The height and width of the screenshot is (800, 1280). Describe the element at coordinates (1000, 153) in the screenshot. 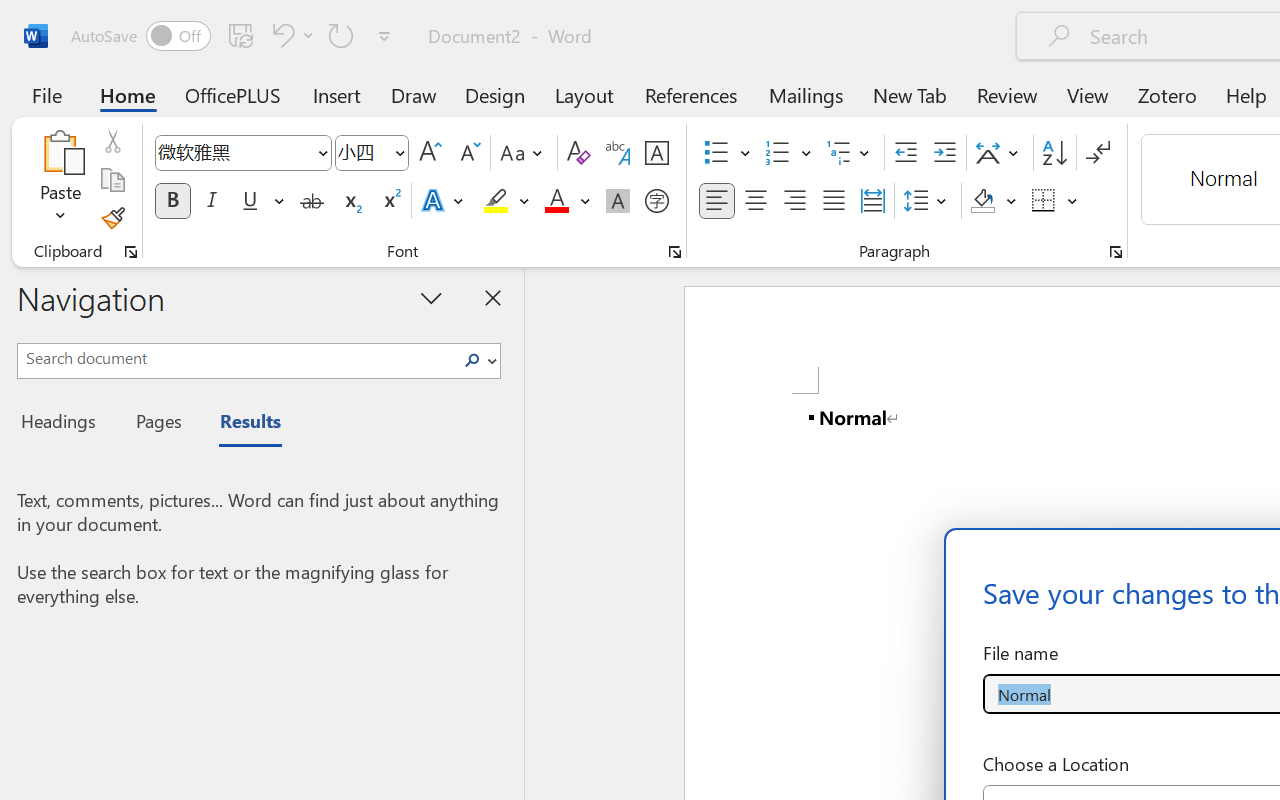

I see `'Asian Layout'` at that location.